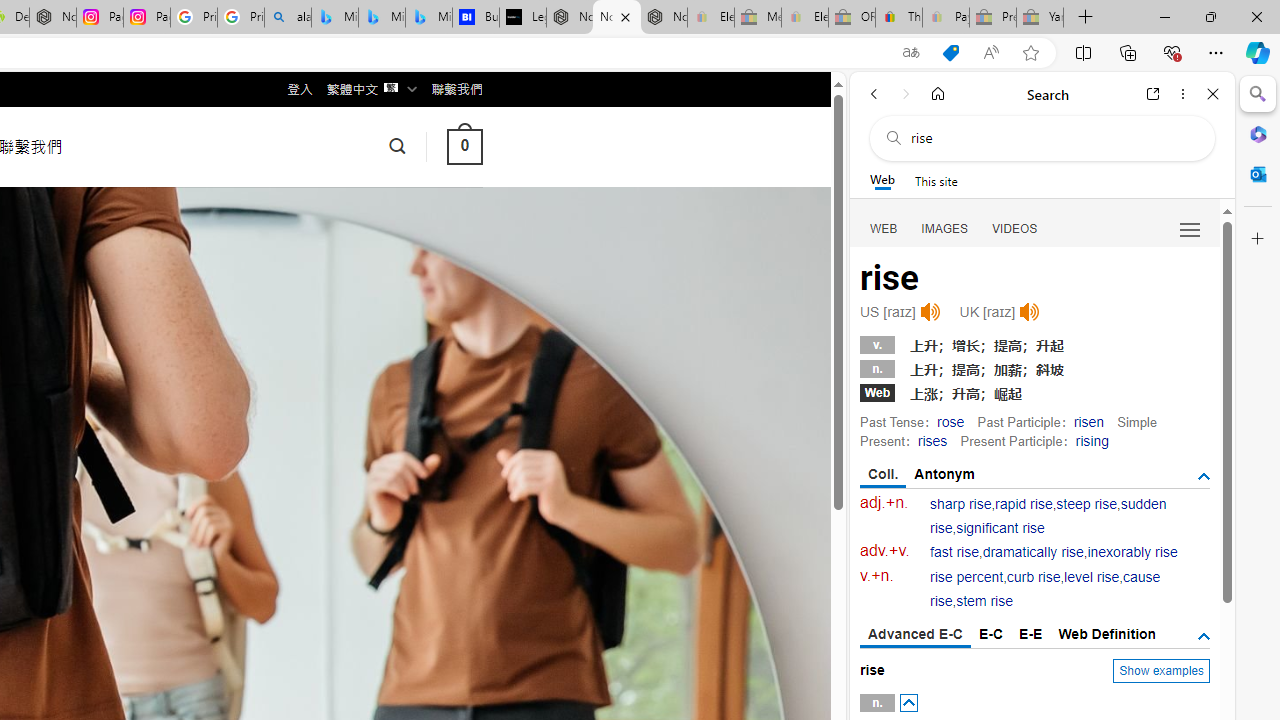  Describe the element at coordinates (1106, 633) in the screenshot. I see `'Web Definition'` at that location.